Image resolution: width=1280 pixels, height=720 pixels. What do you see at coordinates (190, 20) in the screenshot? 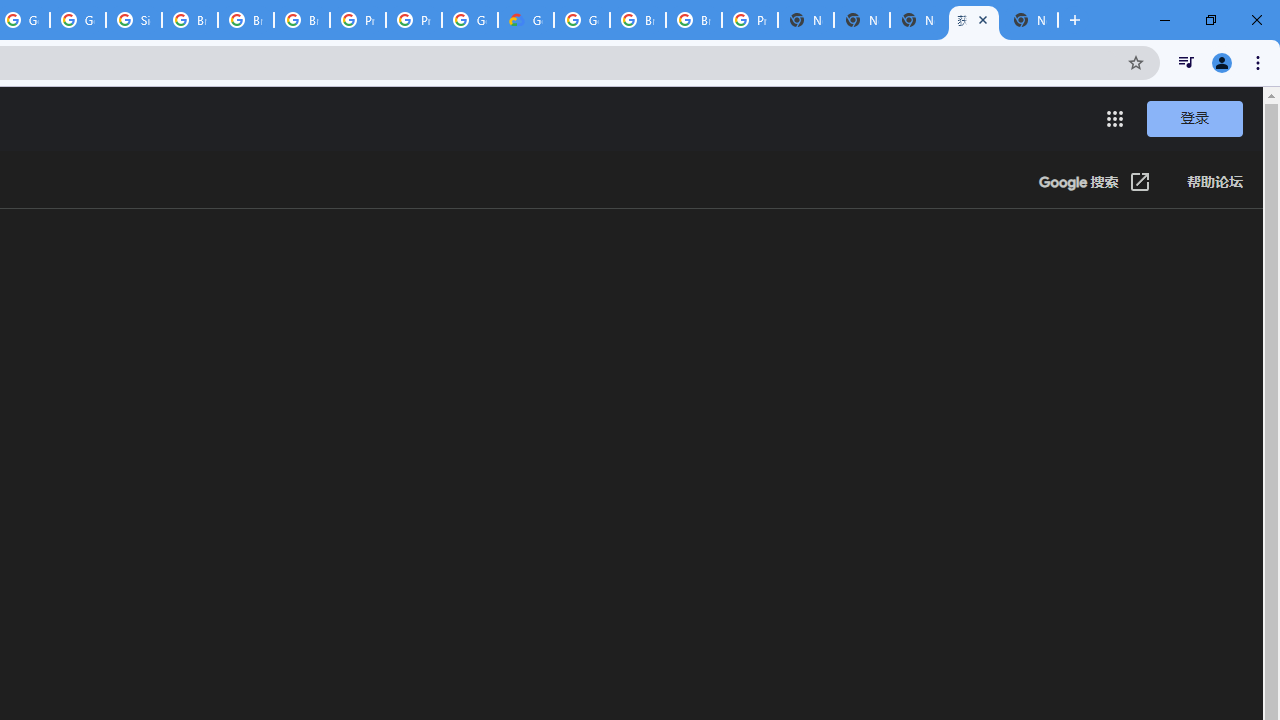
I see `'Browse Chrome as a guest - Computer - Google Chrome Help'` at bounding box center [190, 20].